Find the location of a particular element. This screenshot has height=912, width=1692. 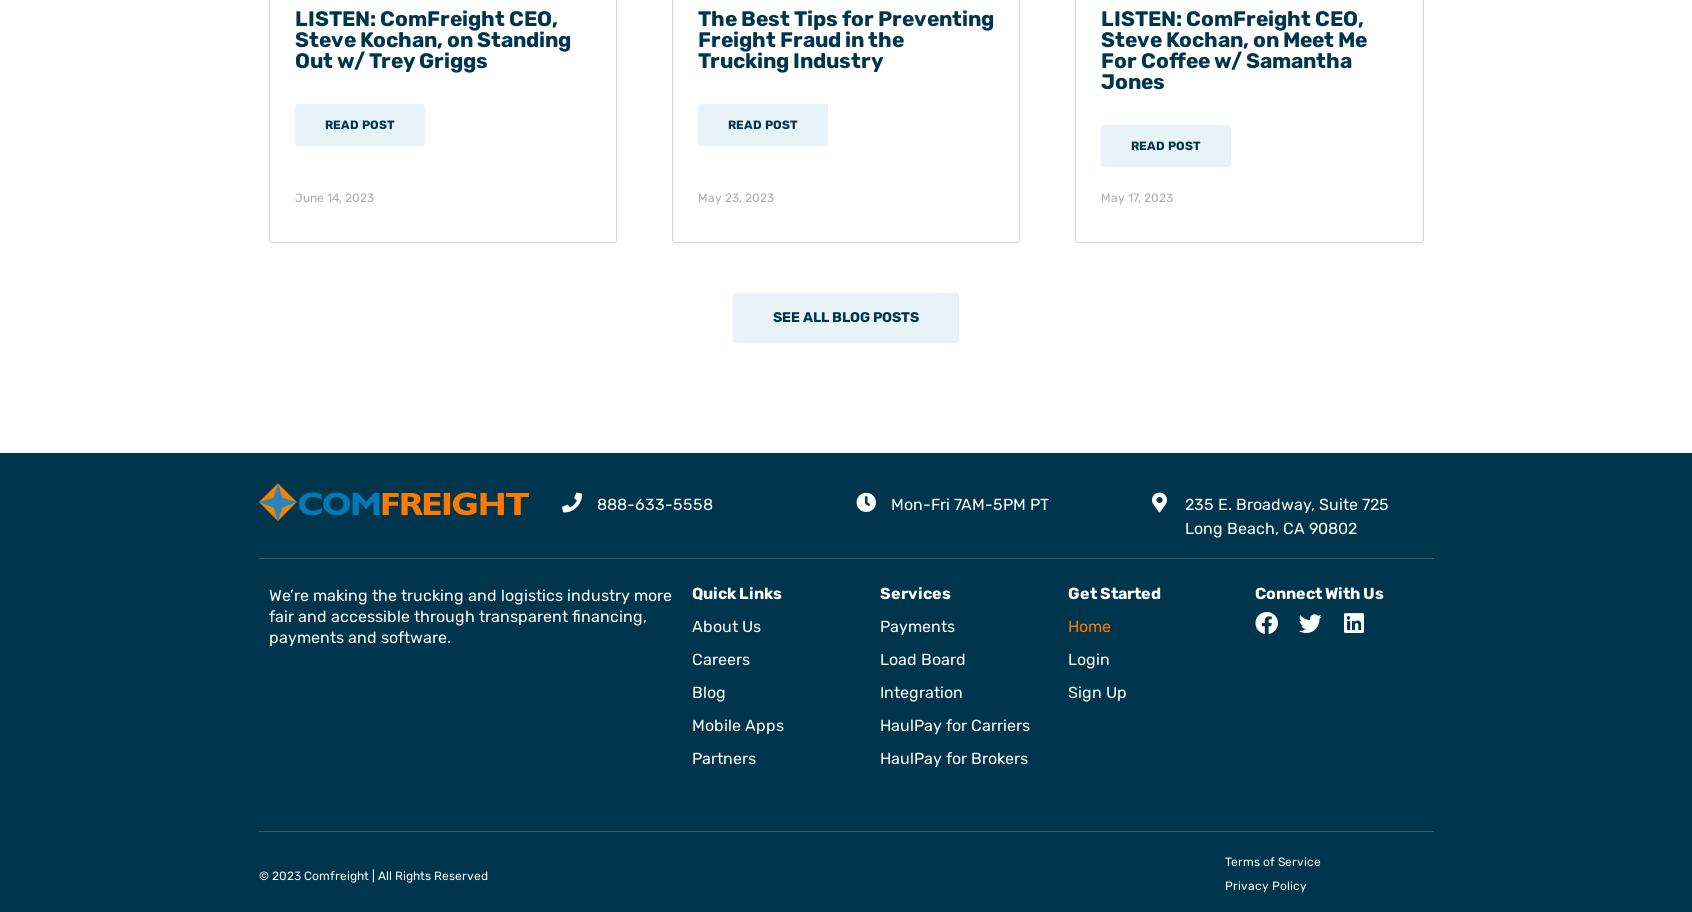

'Quick Links' is located at coordinates (735, 591).